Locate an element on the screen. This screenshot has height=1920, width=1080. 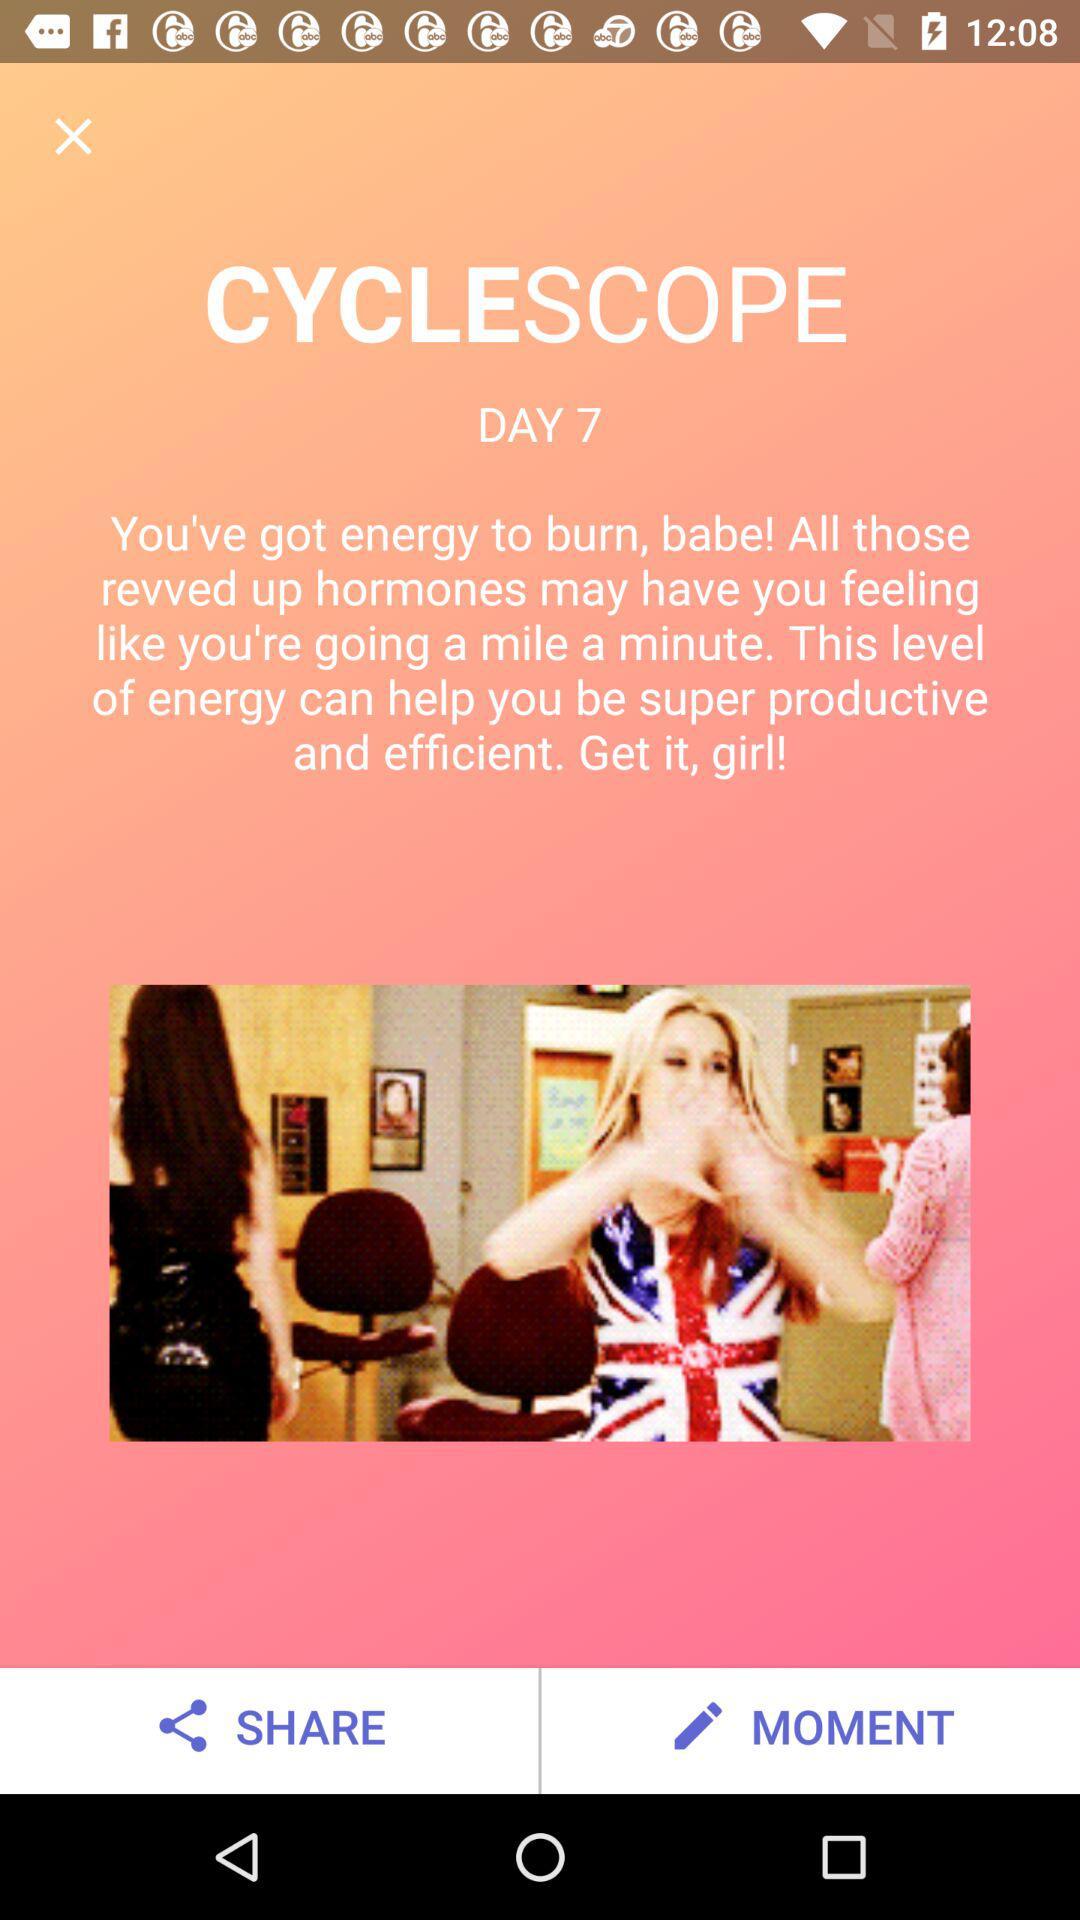
screen closing button is located at coordinates (72, 135).